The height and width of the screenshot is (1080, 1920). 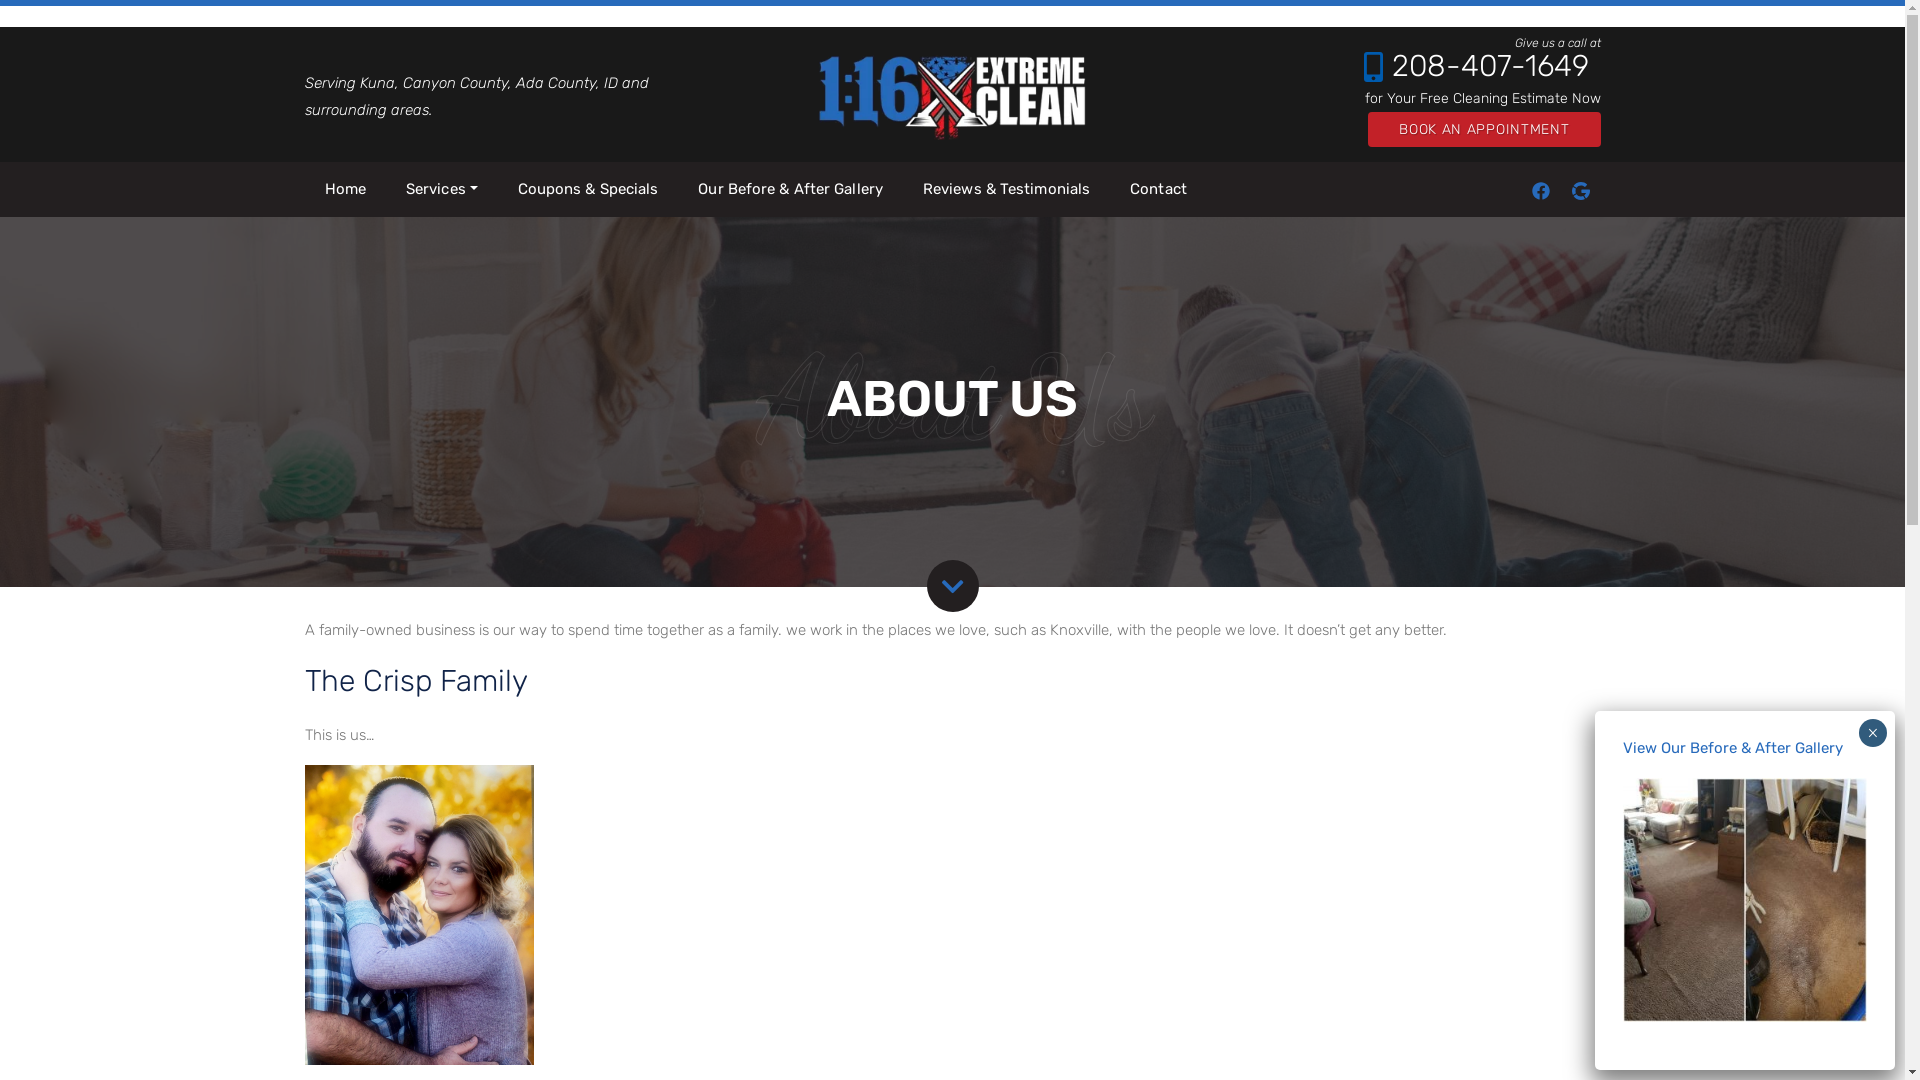 What do you see at coordinates (440, 189) in the screenshot?
I see `'Services'` at bounding box center [440, 189].